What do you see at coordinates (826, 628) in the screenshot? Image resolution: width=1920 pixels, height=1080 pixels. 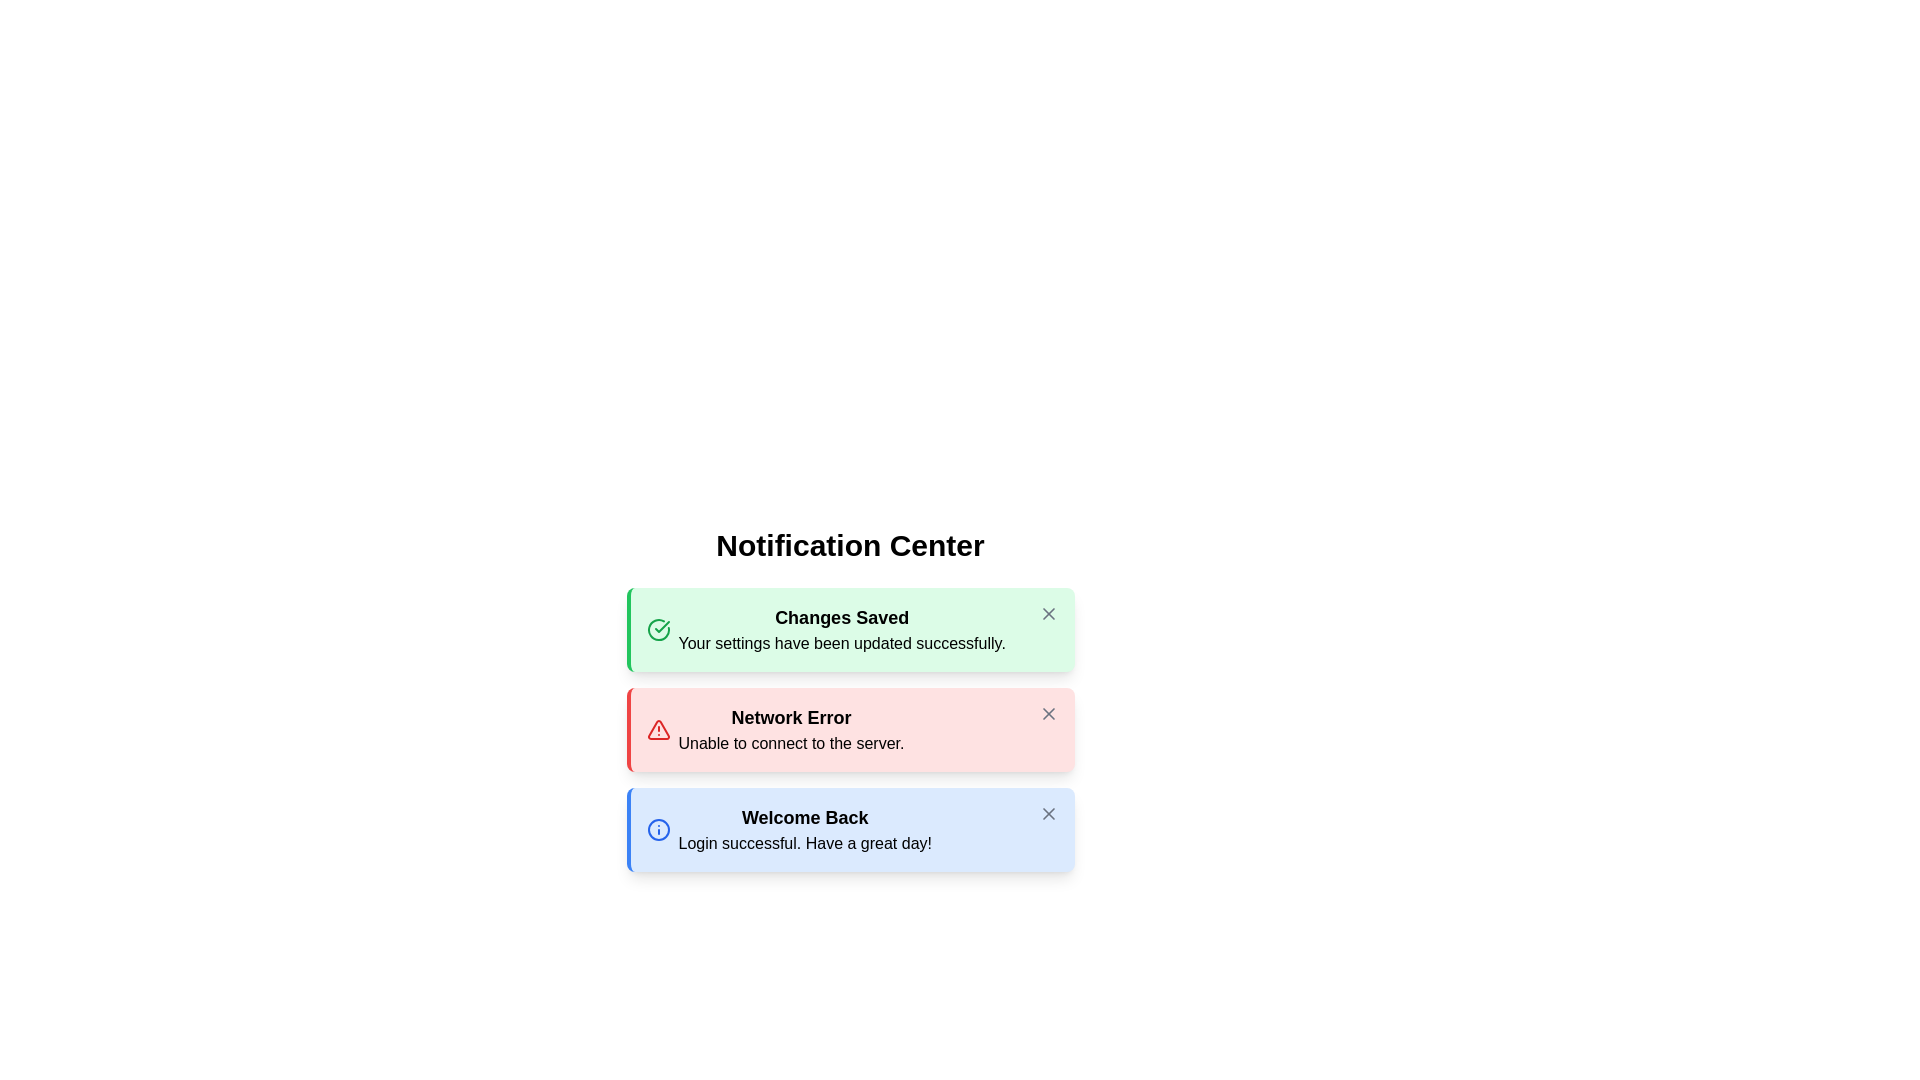 I see `the 'Changes Saved' notification message displayed in the topmost notification card with a green background, which includes a checkmark icon to the left` at bounding box center [826, 628].